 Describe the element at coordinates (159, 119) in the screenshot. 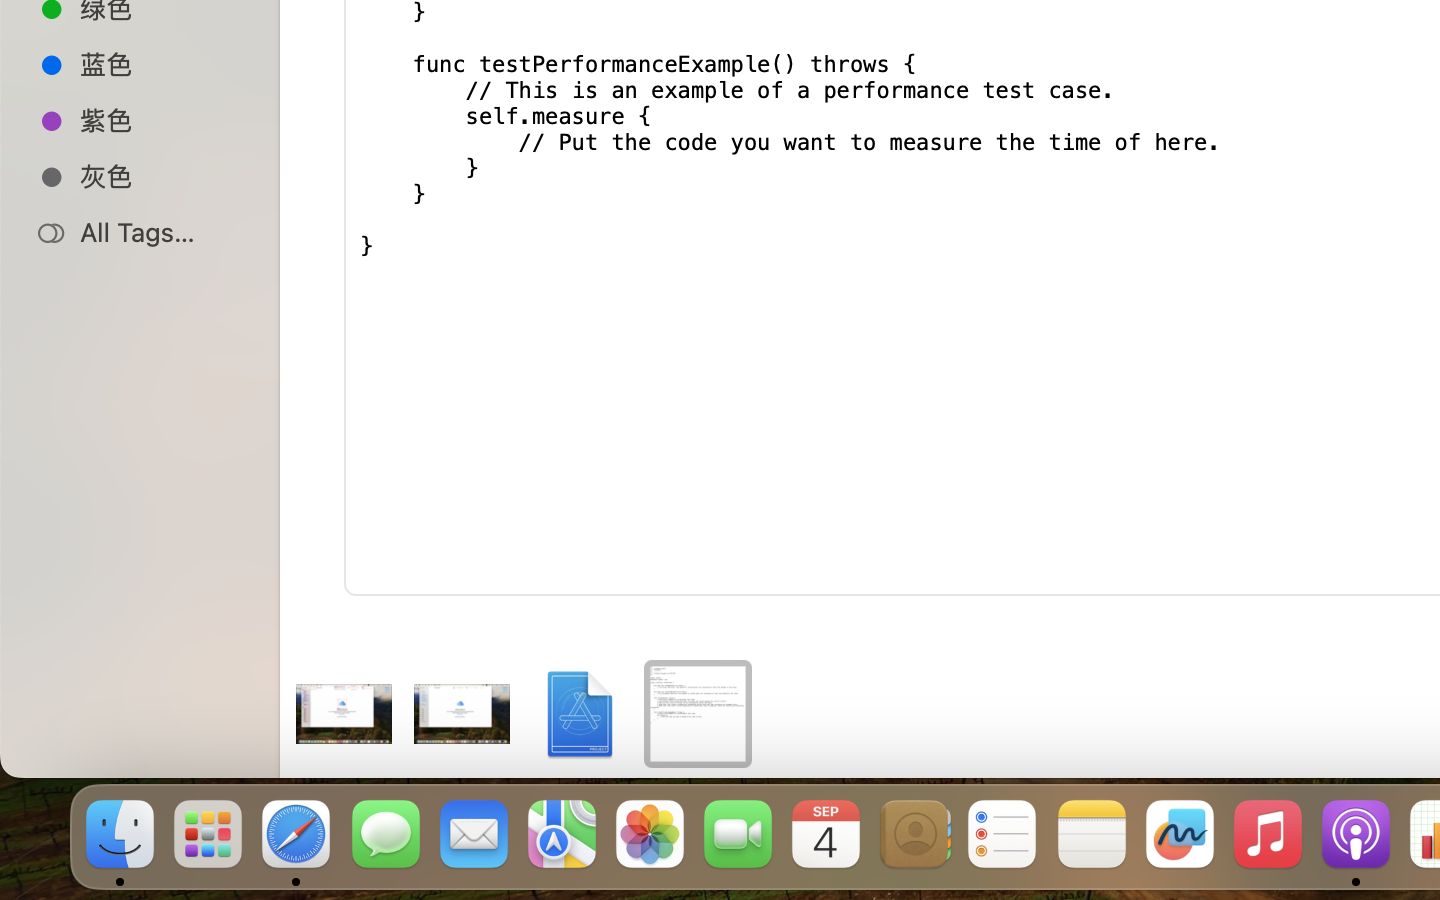

I see `'紫色'` at that location.